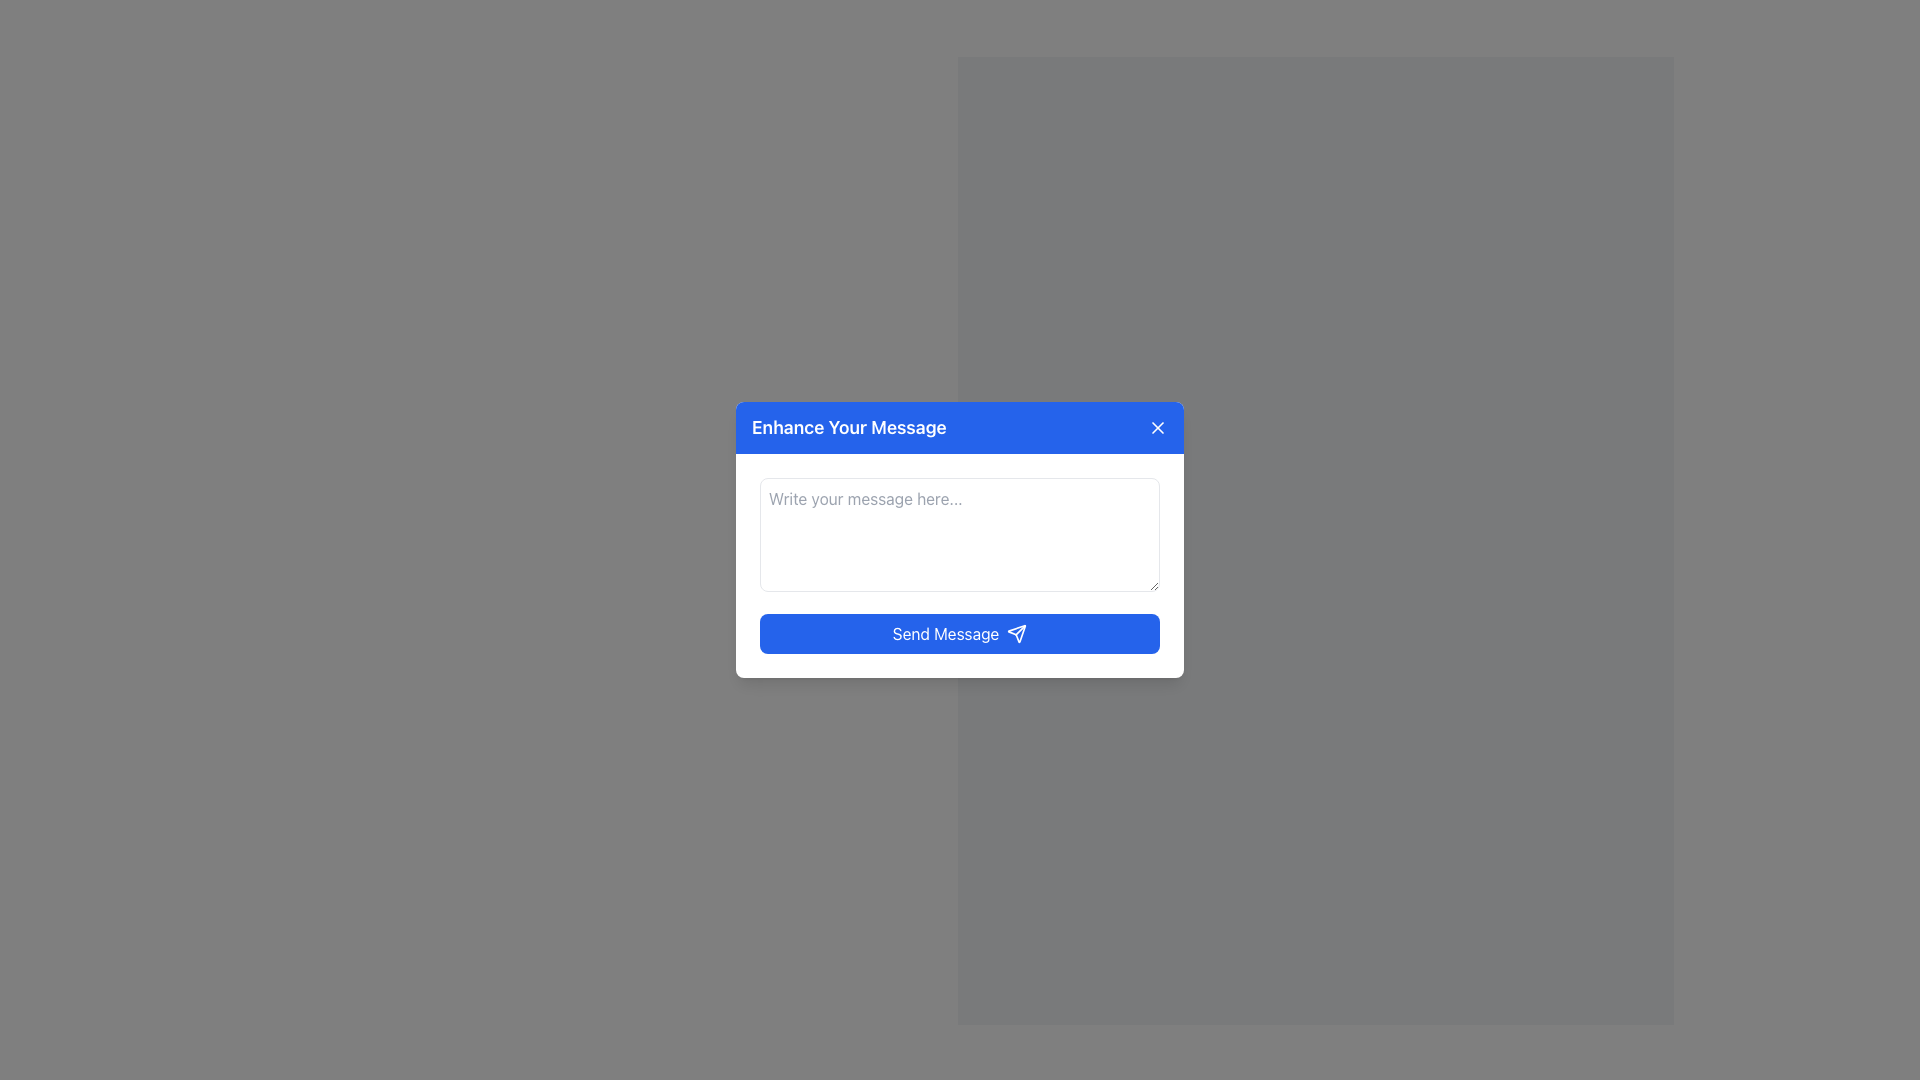 The image size is (1920, 1080). I want to click on the submission button located at the center-bottom of the form to send the message, so click(960, 633).